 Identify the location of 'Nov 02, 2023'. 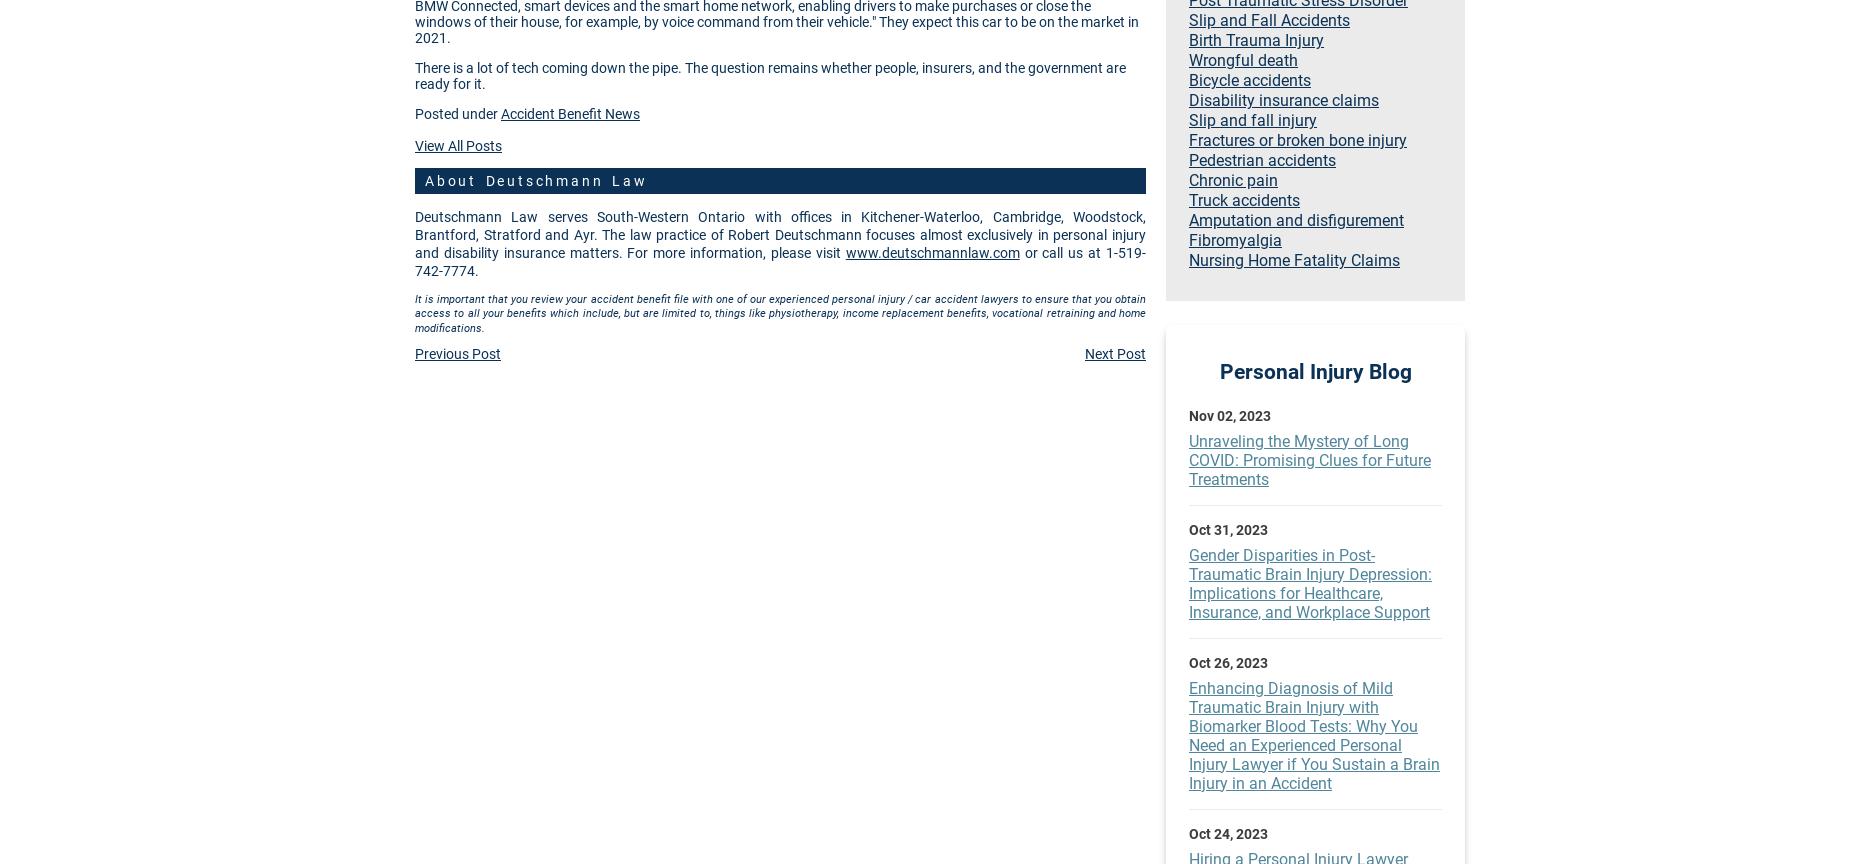
(1187, 413).